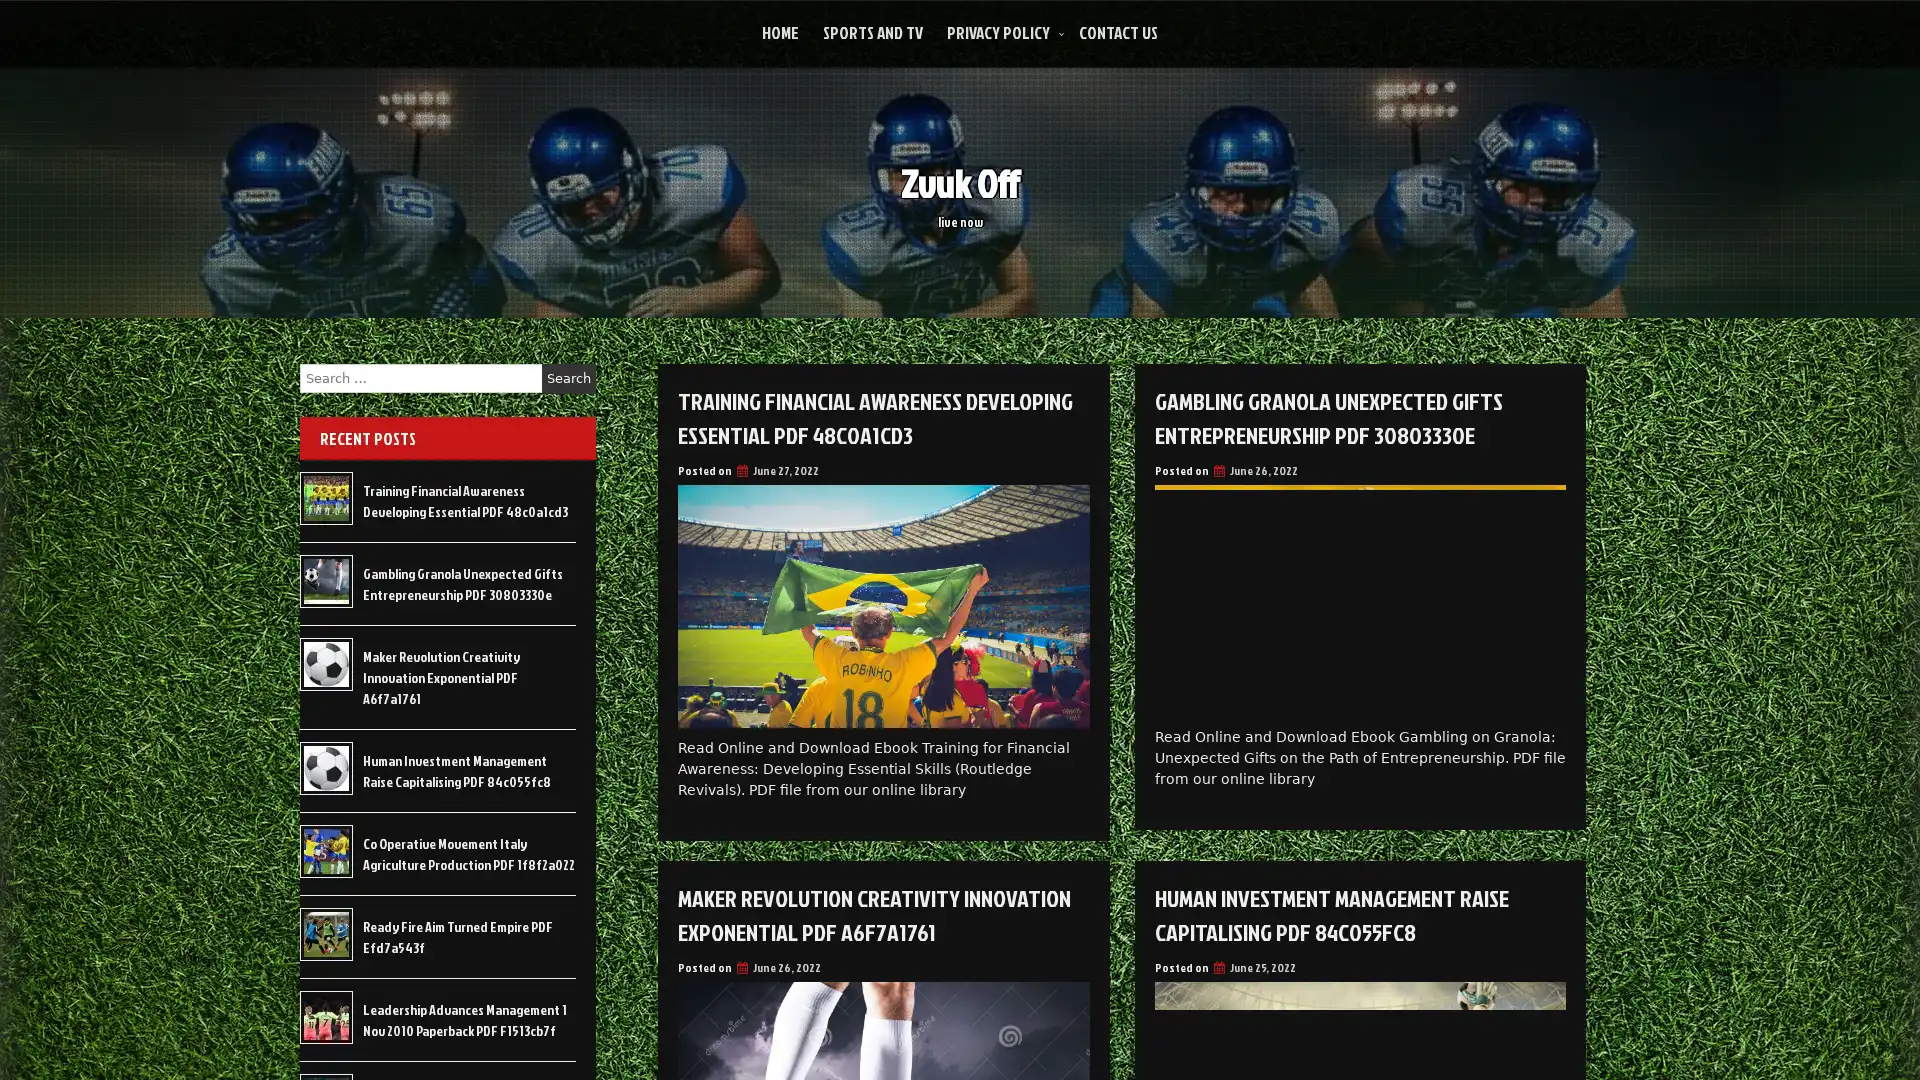 The image size is (1920, 1080). What do you see at coordinates (568, 378) in the screenshot?
I see `Search` at bounding box center [568, 378].